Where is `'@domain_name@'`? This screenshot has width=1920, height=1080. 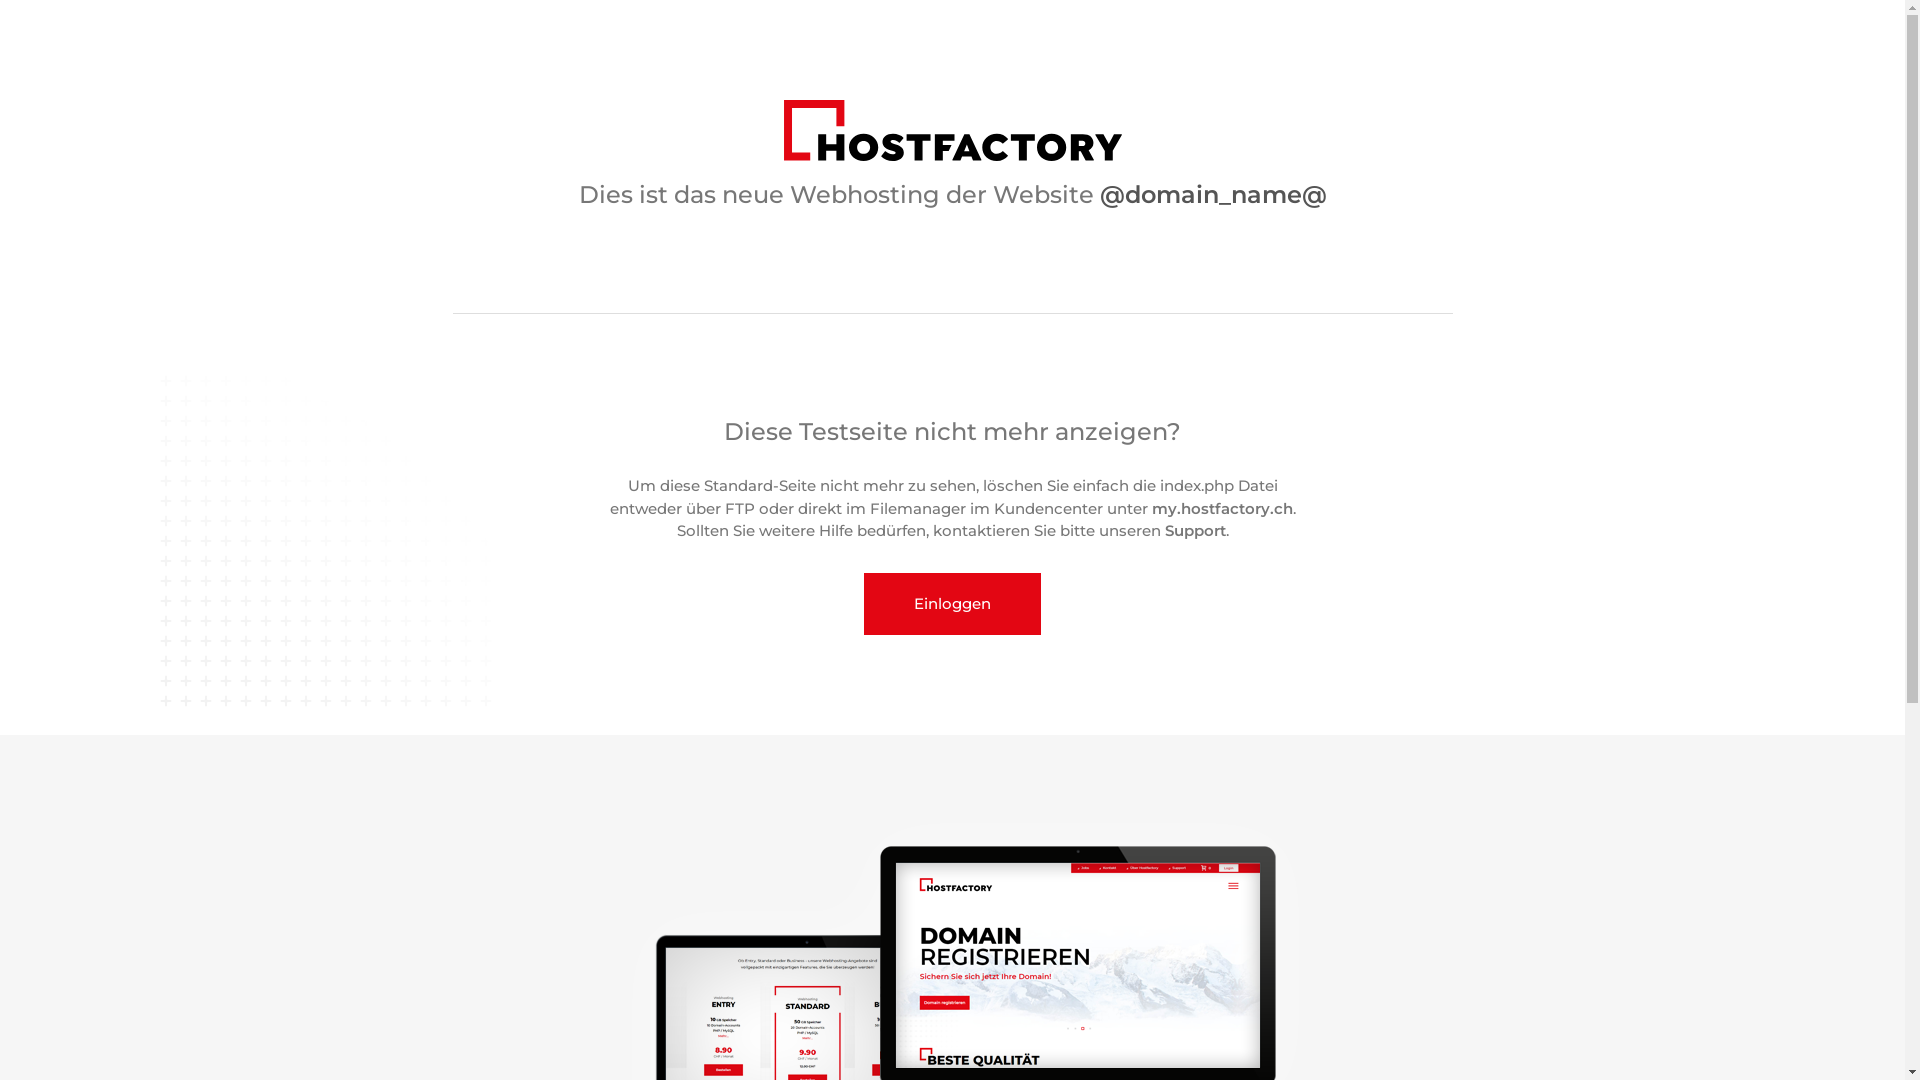
'@domain_name@' is located at coordinates (1212, 194).